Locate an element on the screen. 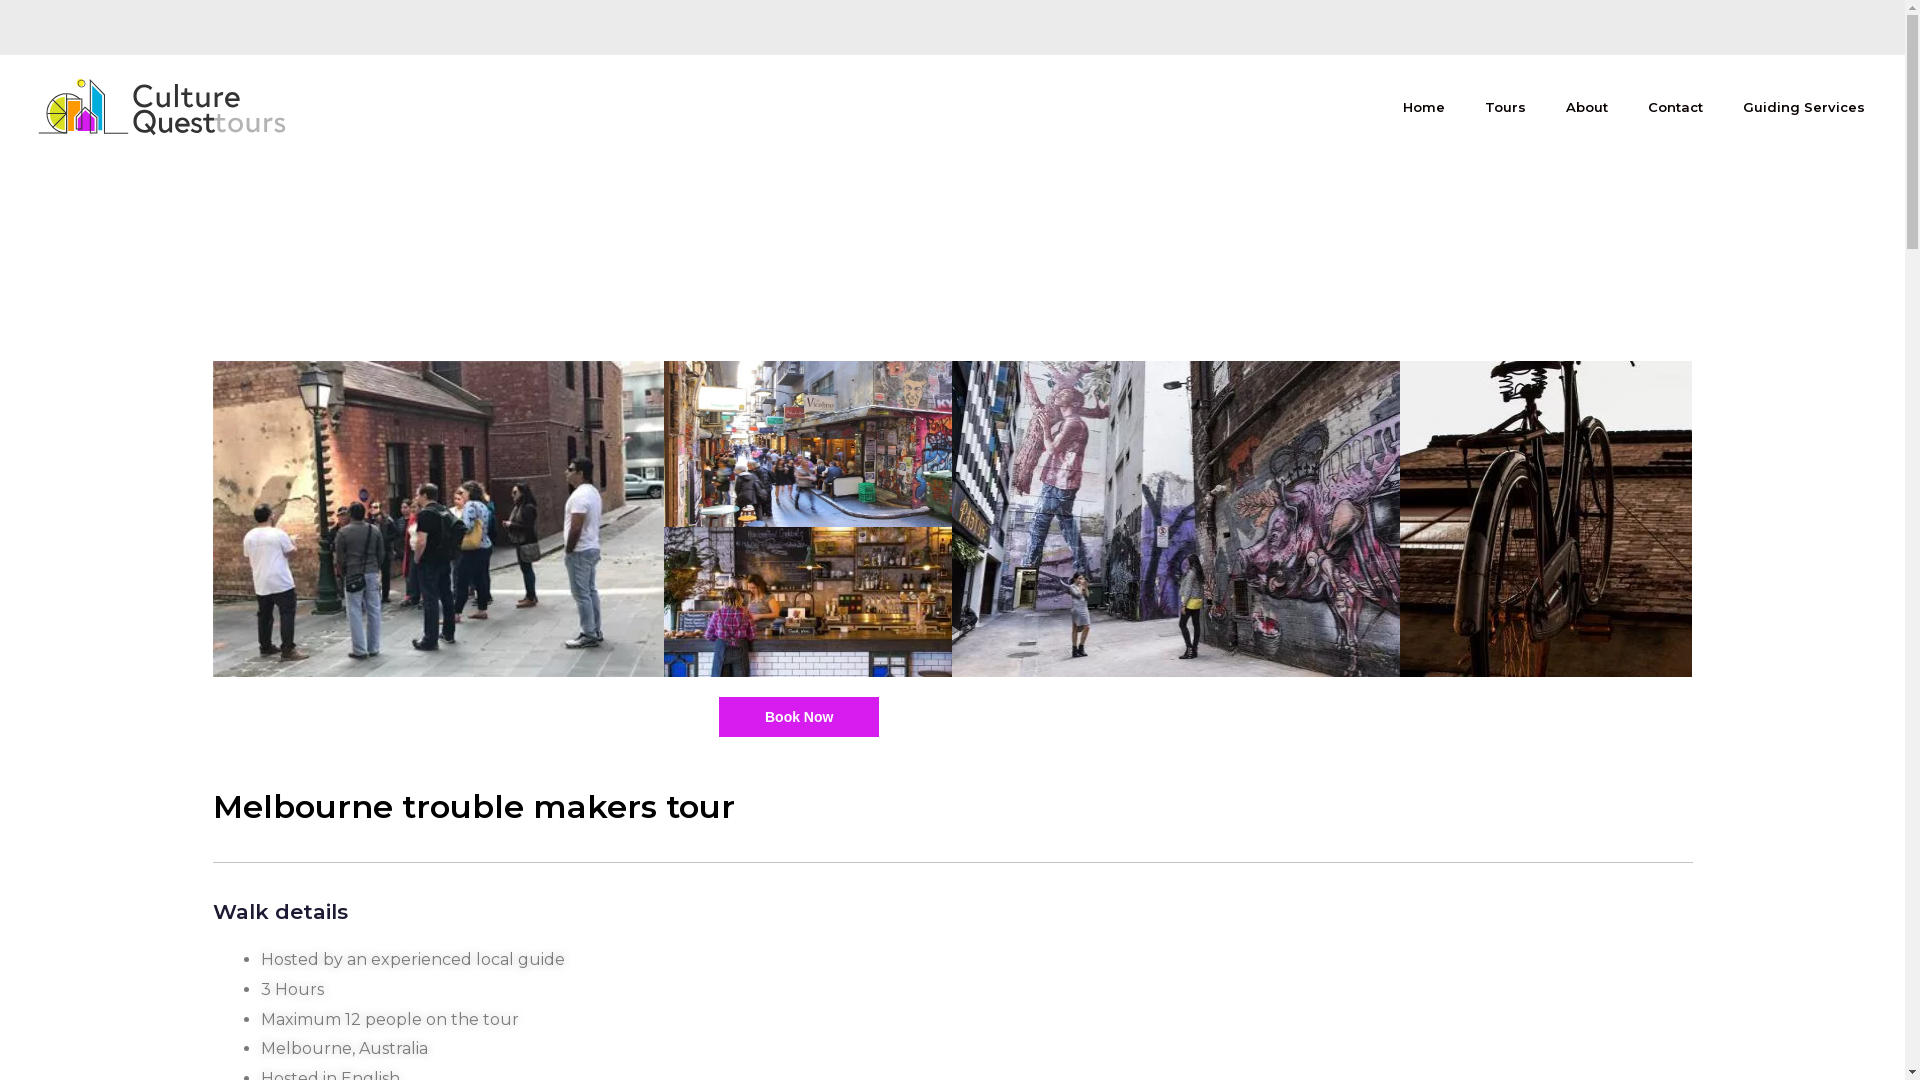 The image size is (1920, 1080). 'Home' is located at coordinates (1423, 107).